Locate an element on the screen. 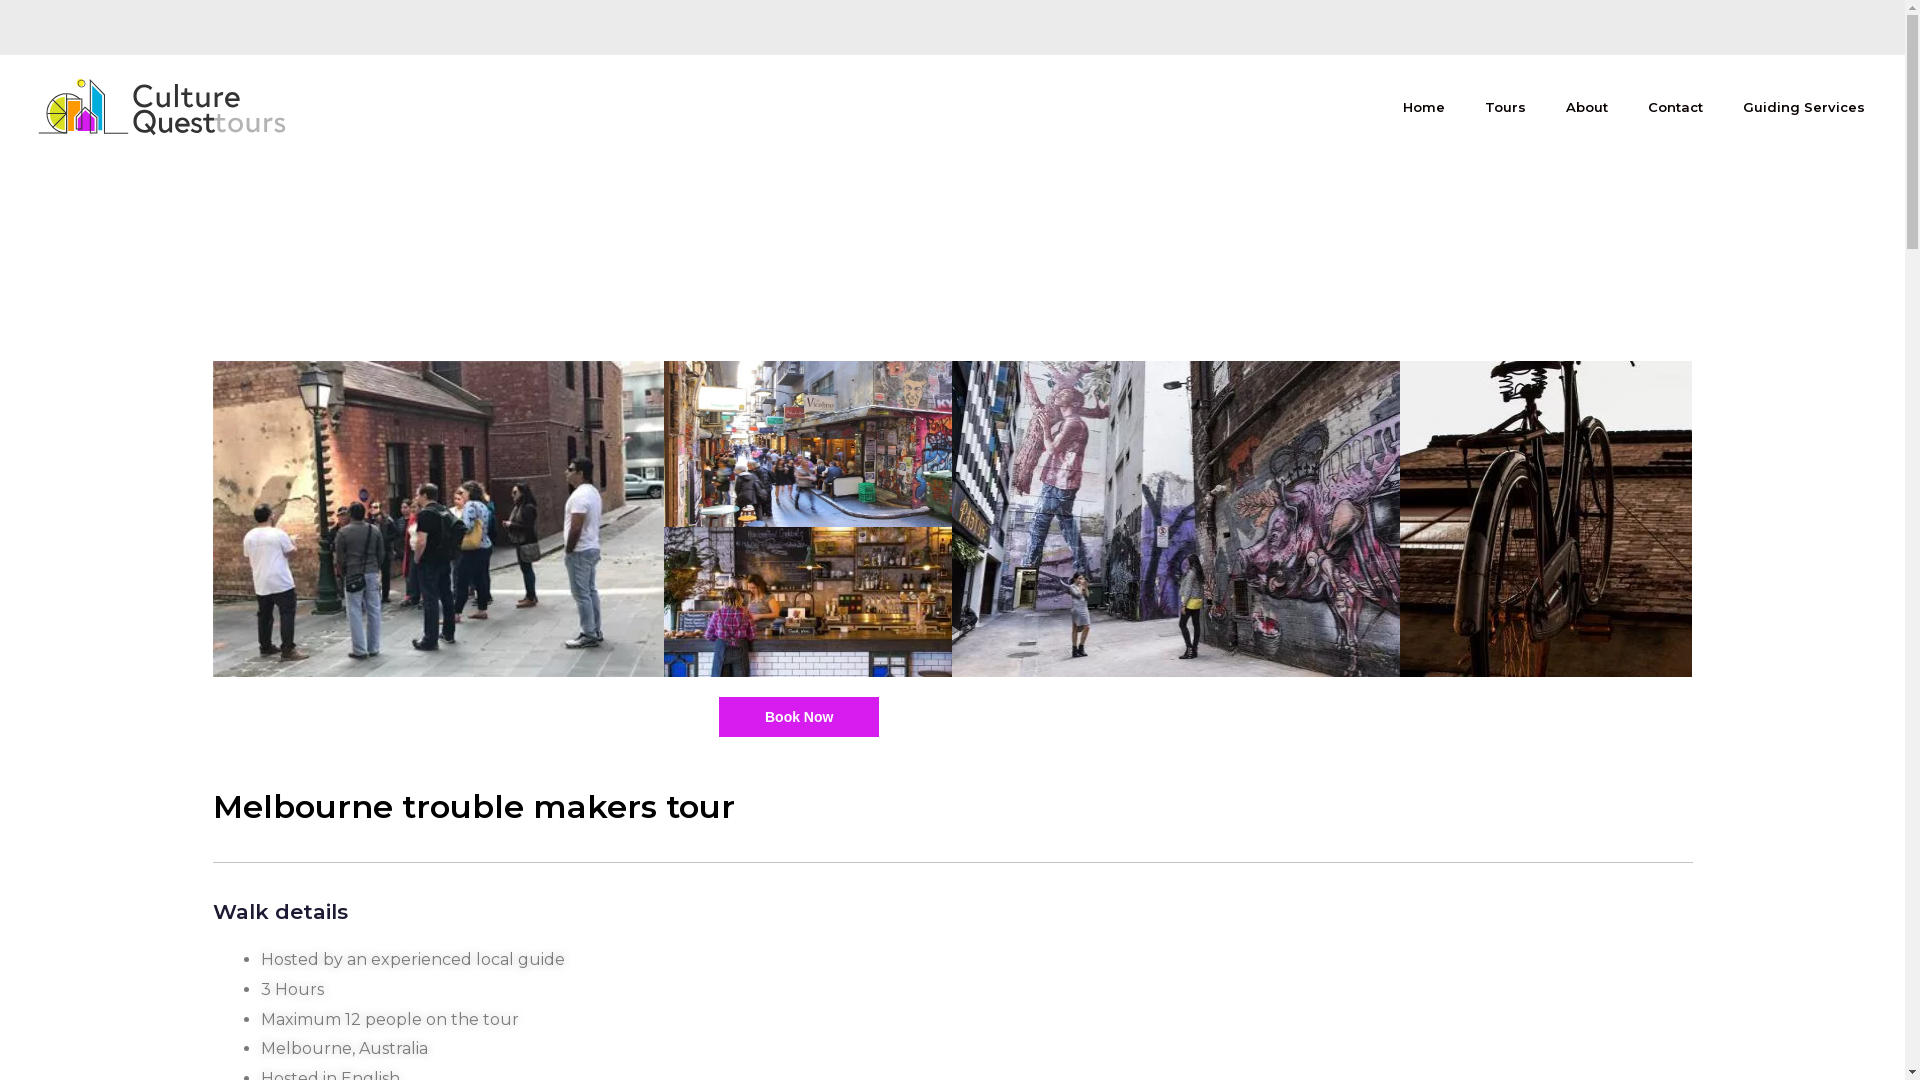 The image size is (1920, 1080). 'Home' is located at coordinates (1423, 107).